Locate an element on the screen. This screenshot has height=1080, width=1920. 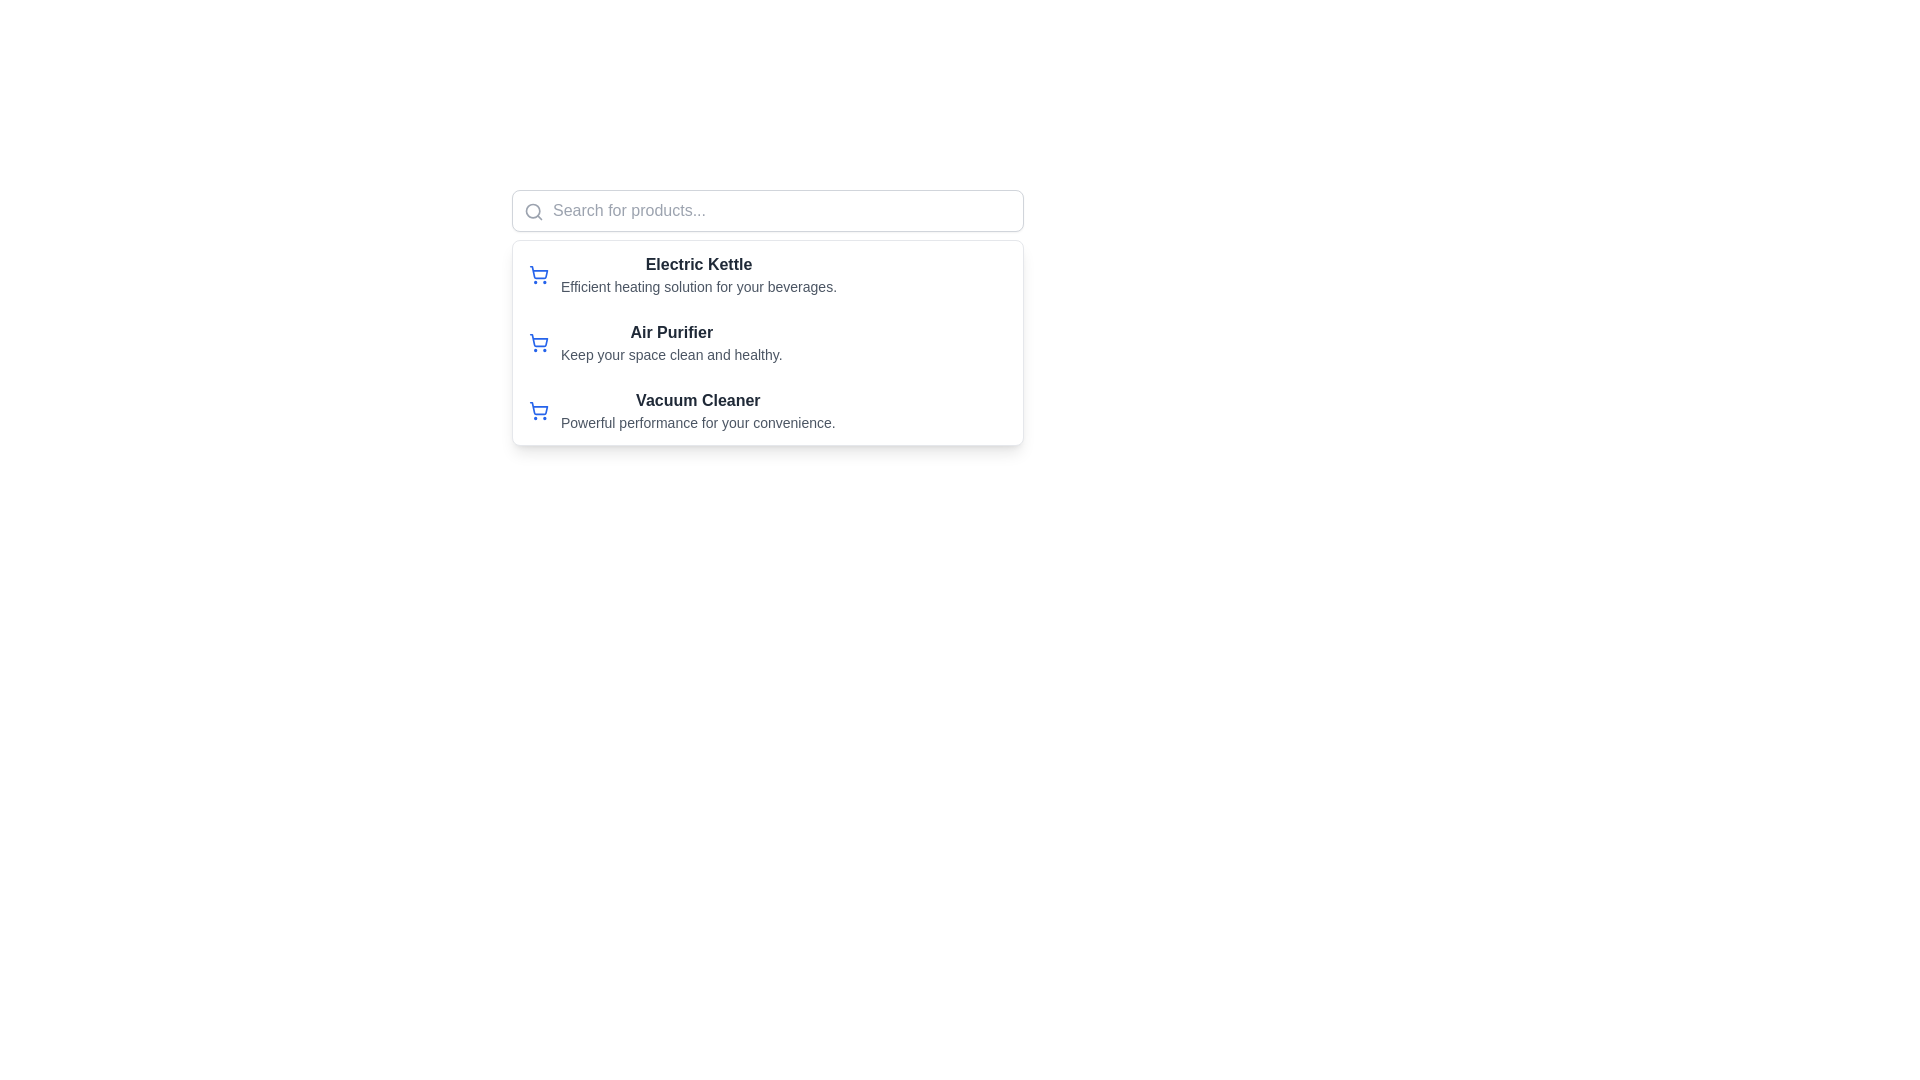
the 'Vacuum Cleaner' text label, which is the primary heading of the third item in a list, located below the 'Air Purifier' title and above the descriptive text is located at coordinates (698, 401).